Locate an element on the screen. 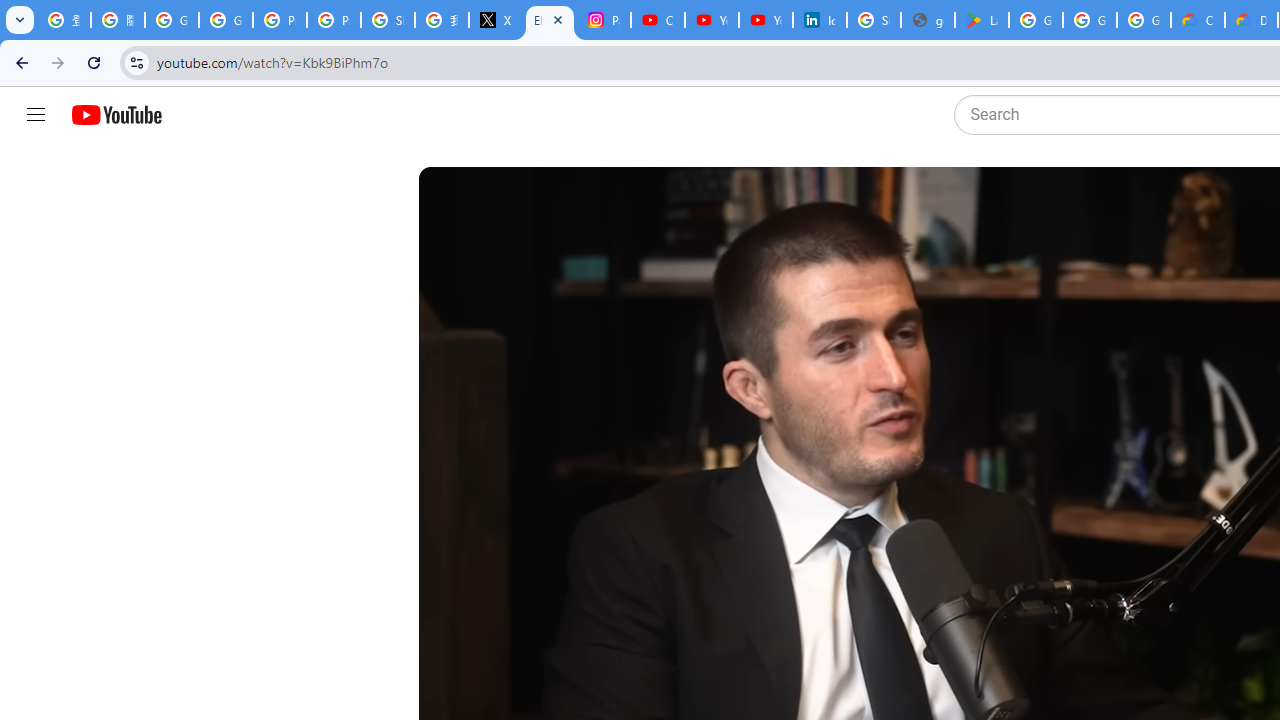 The image size is (1280, 720). 'X' is located at coordinates (496, 20).